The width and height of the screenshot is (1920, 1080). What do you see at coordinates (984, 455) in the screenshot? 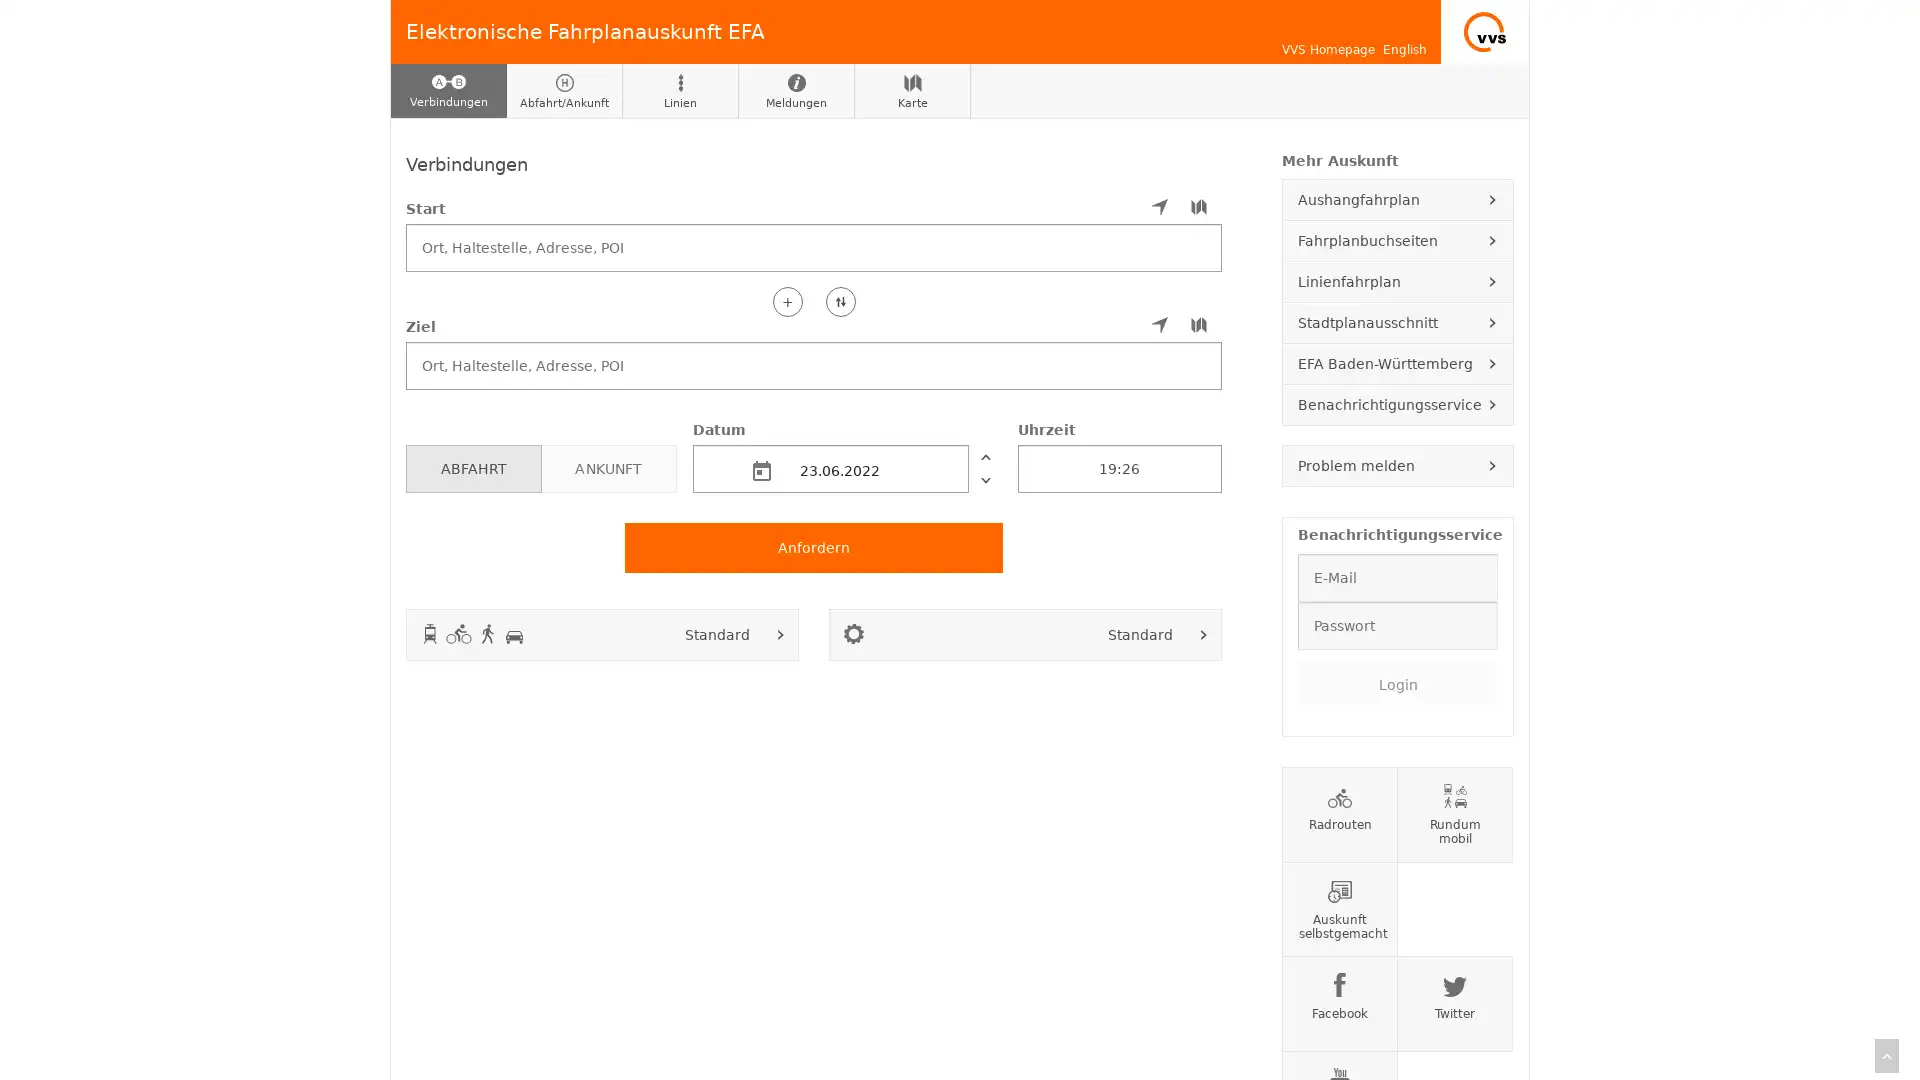
I see `vorher` at bounding box center [984, 455].